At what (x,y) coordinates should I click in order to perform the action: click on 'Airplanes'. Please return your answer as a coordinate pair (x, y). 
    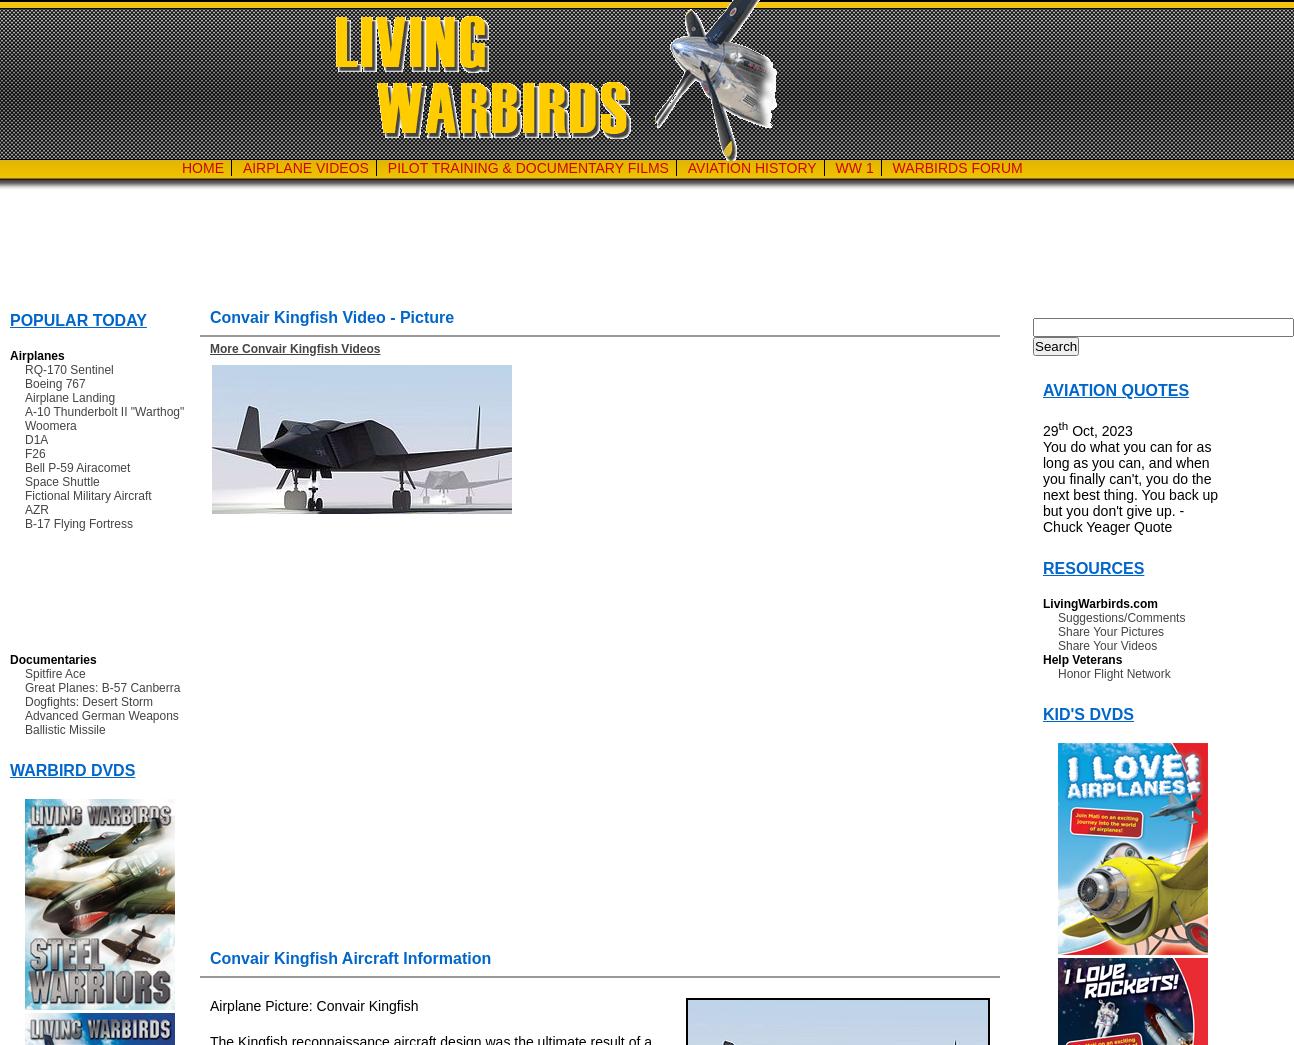
    Looking at the image, I should click on (36, 355).